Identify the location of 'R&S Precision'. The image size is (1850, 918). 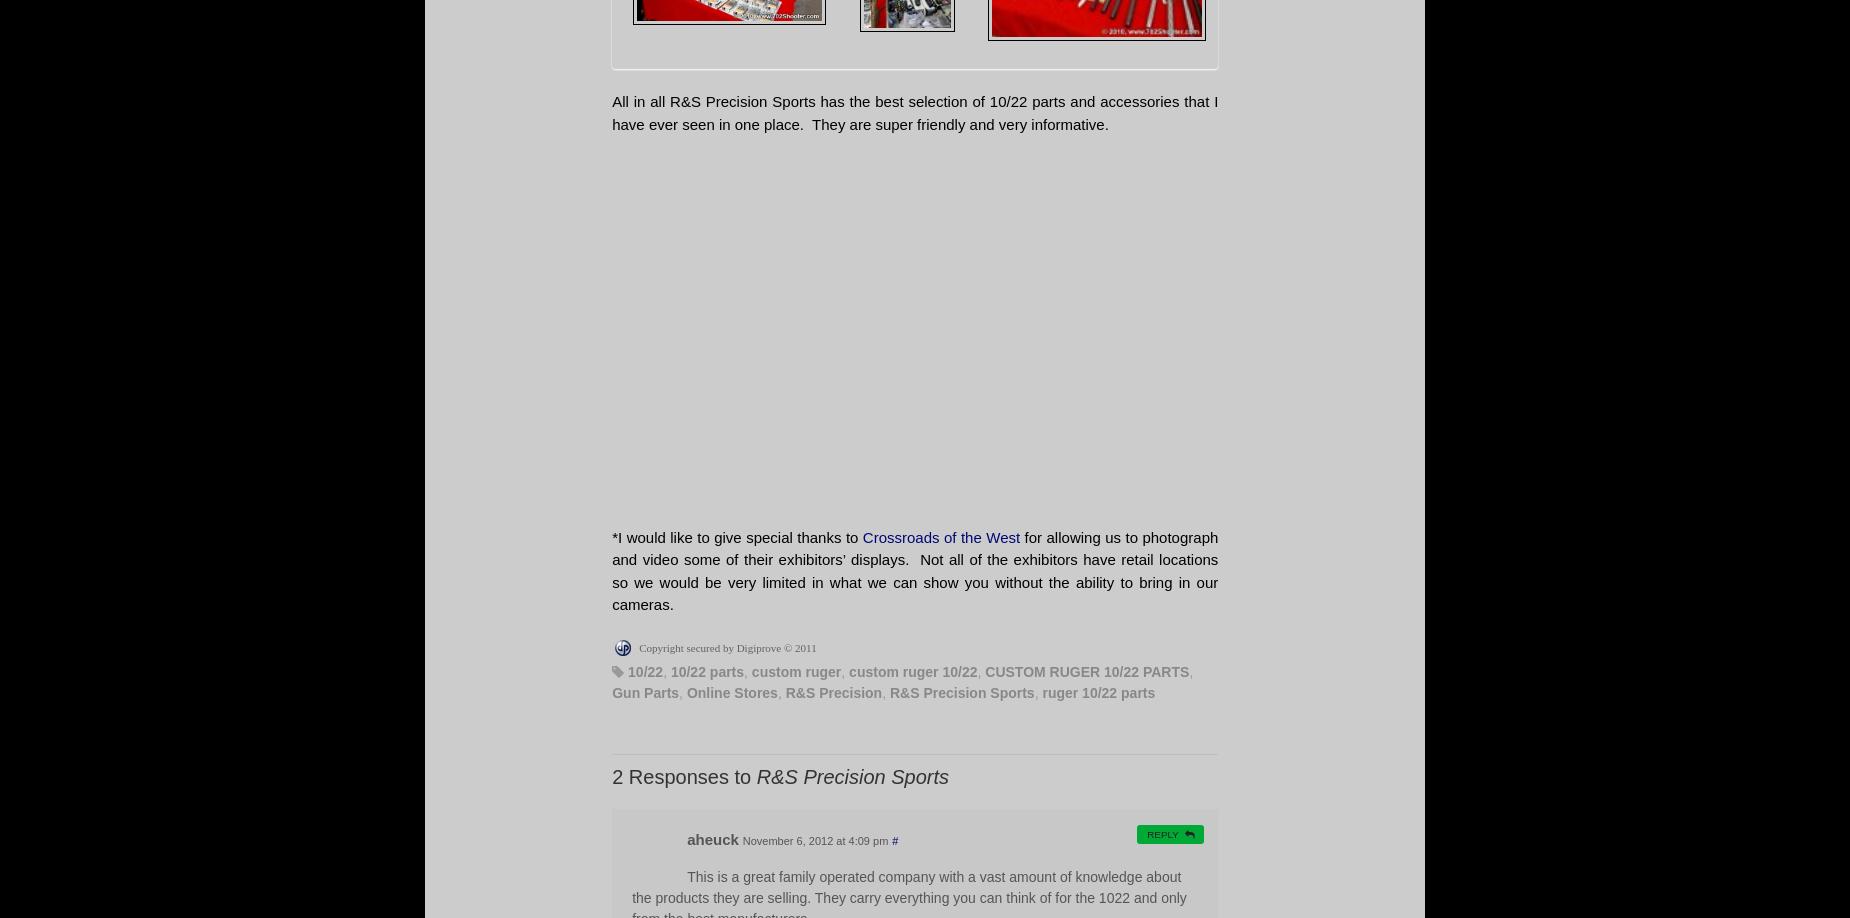
(784, 690).